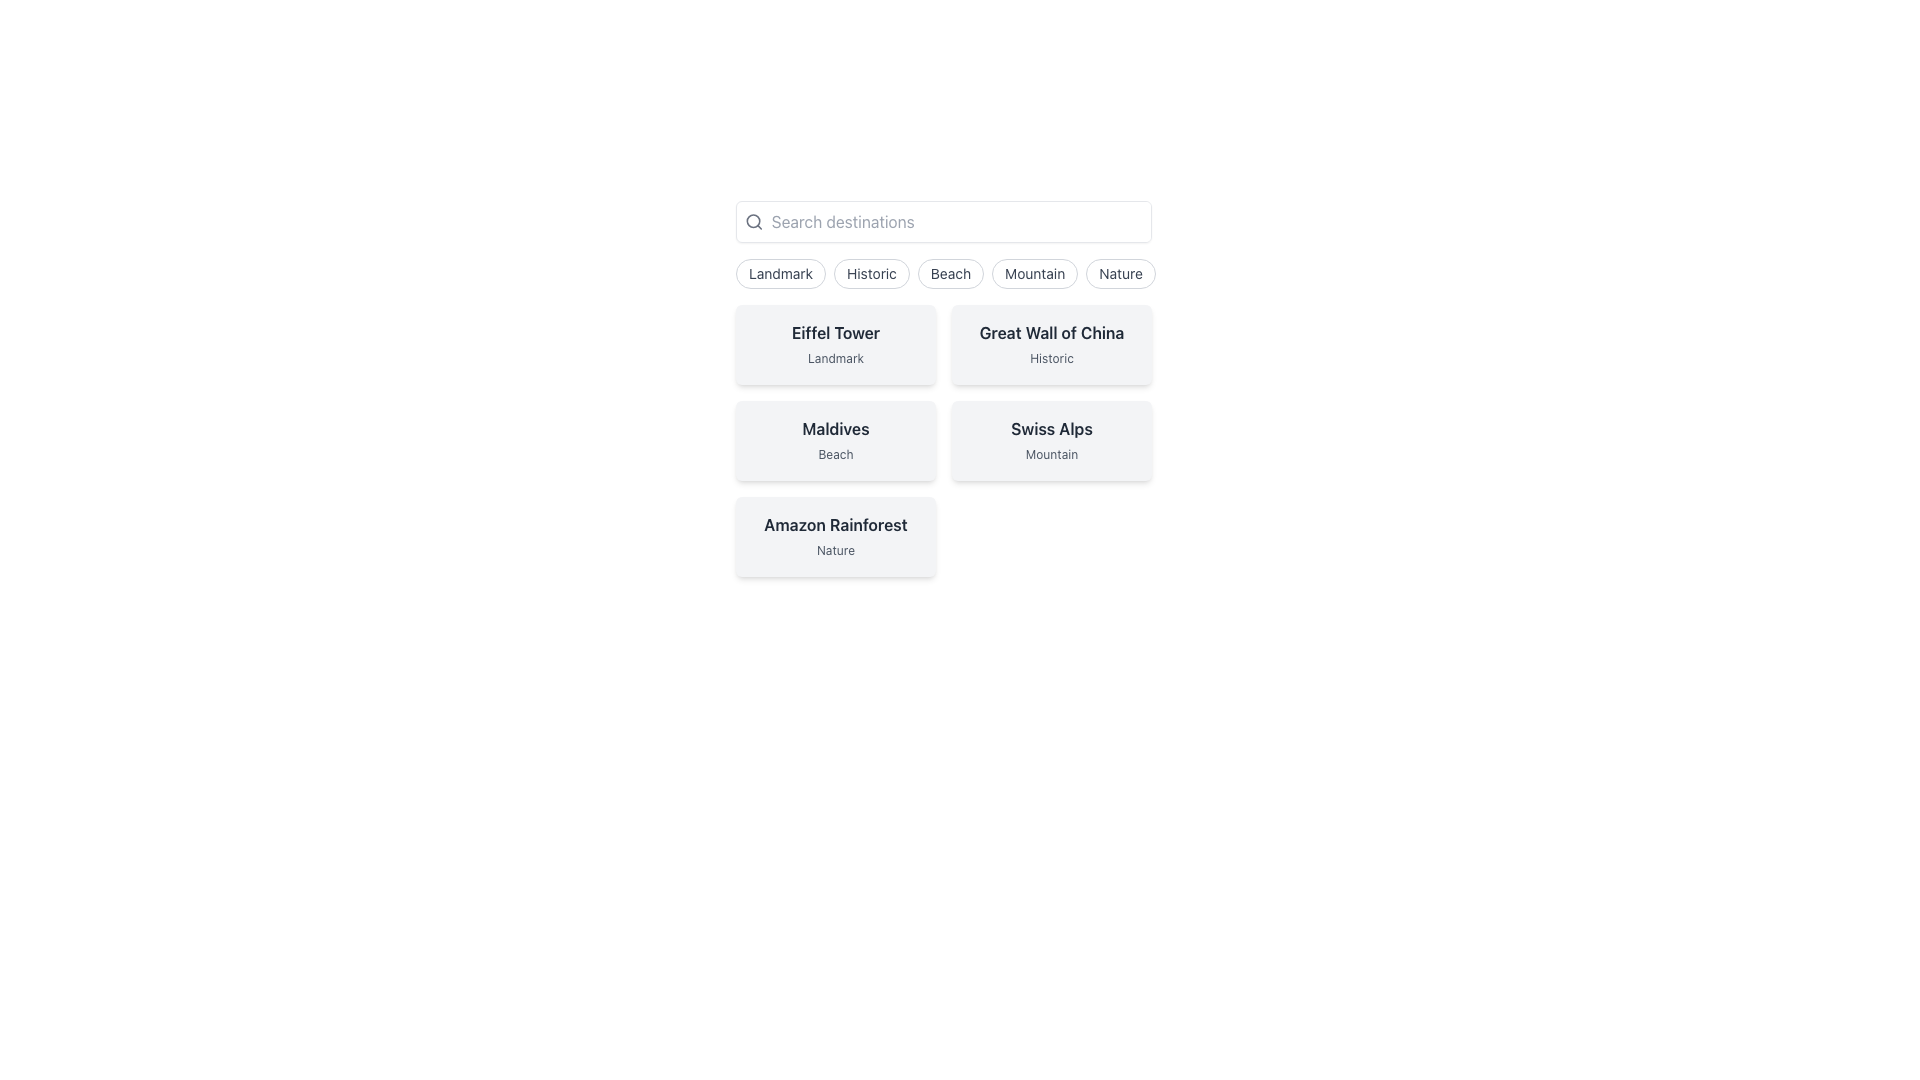 The height and width of the screenshot is (1080, 1920). Describe the element at coordinates (949, 273) in the screenshot. I see `the selectable button used for filtering beach-related destinations, located near the top-center of the interface between 'Historic' and 'Mountain'` at that location.